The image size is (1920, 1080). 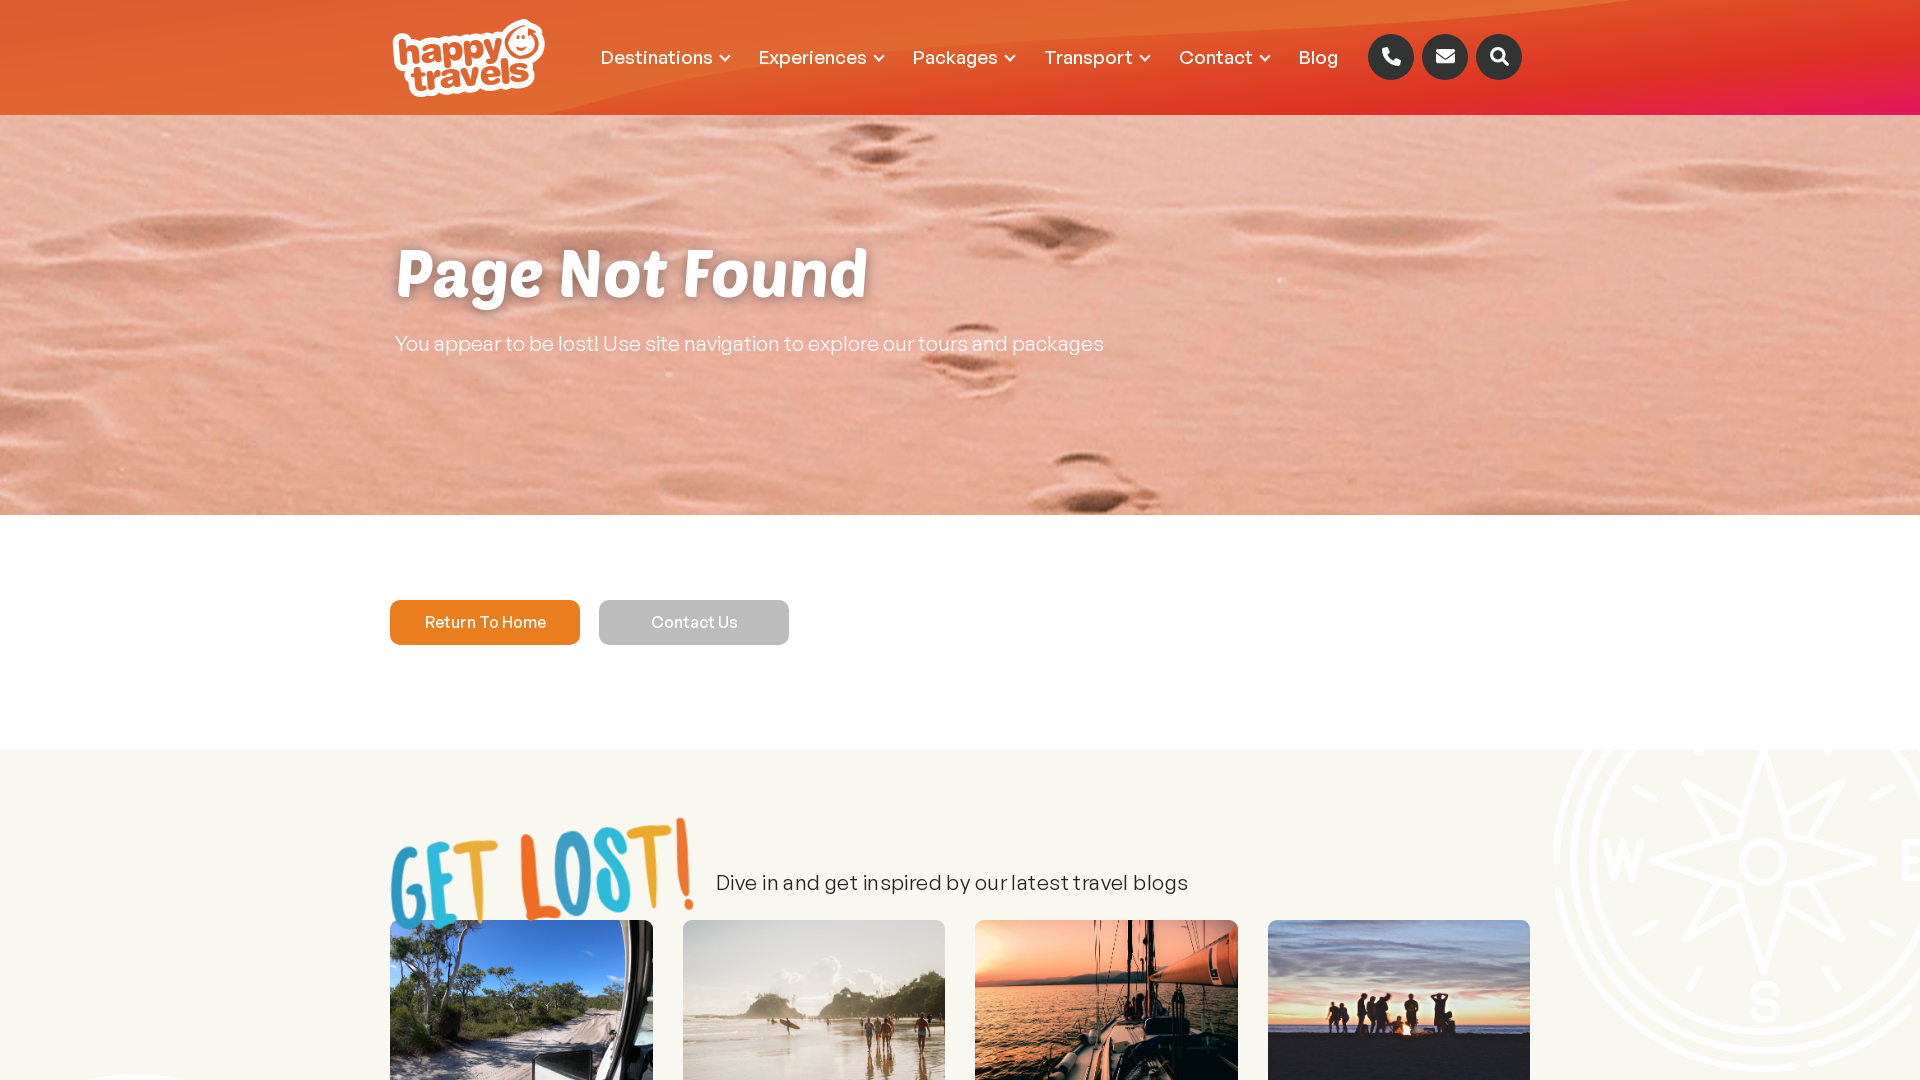 What do you see at coordinates (820, 56) in the screenshot?
I see `'Experiences'` at bounding box center [820, 56].